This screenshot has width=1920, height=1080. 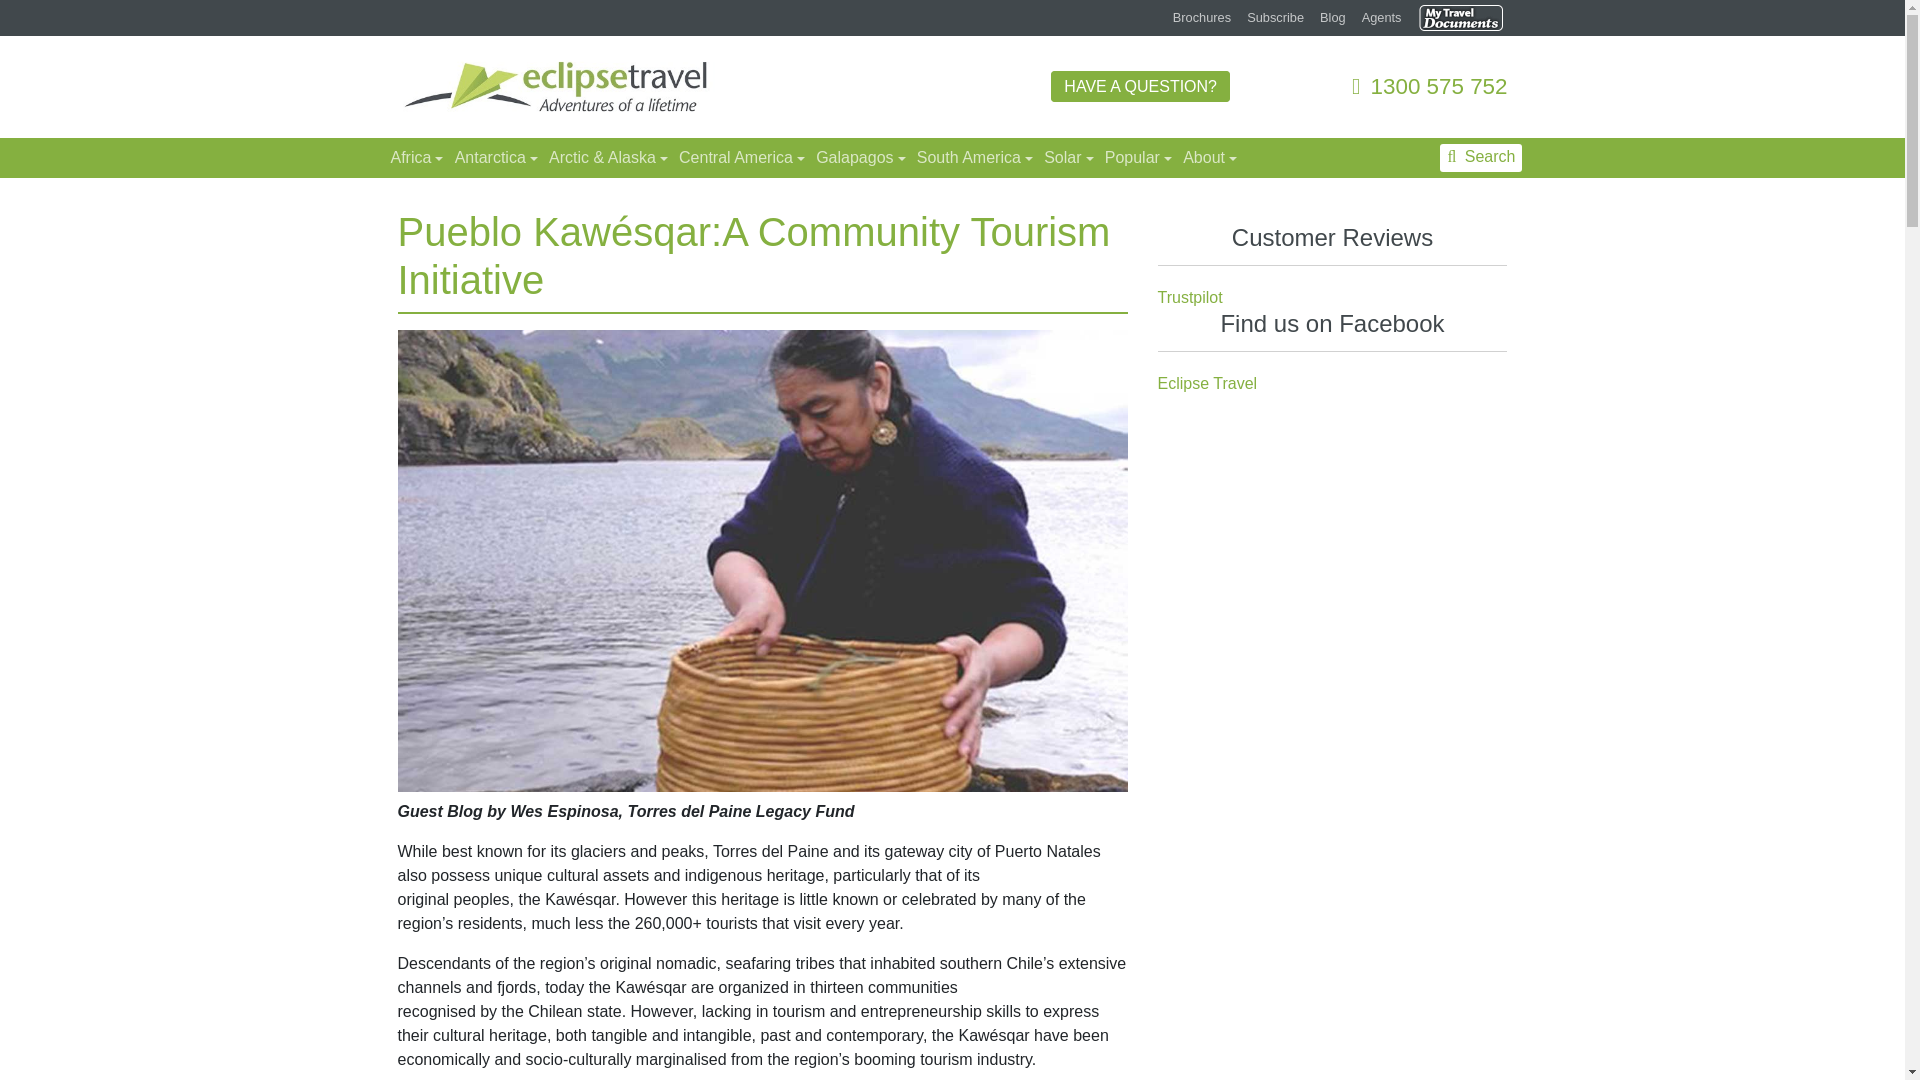 I want to click on 'Africa', so click(x=382, y=157).